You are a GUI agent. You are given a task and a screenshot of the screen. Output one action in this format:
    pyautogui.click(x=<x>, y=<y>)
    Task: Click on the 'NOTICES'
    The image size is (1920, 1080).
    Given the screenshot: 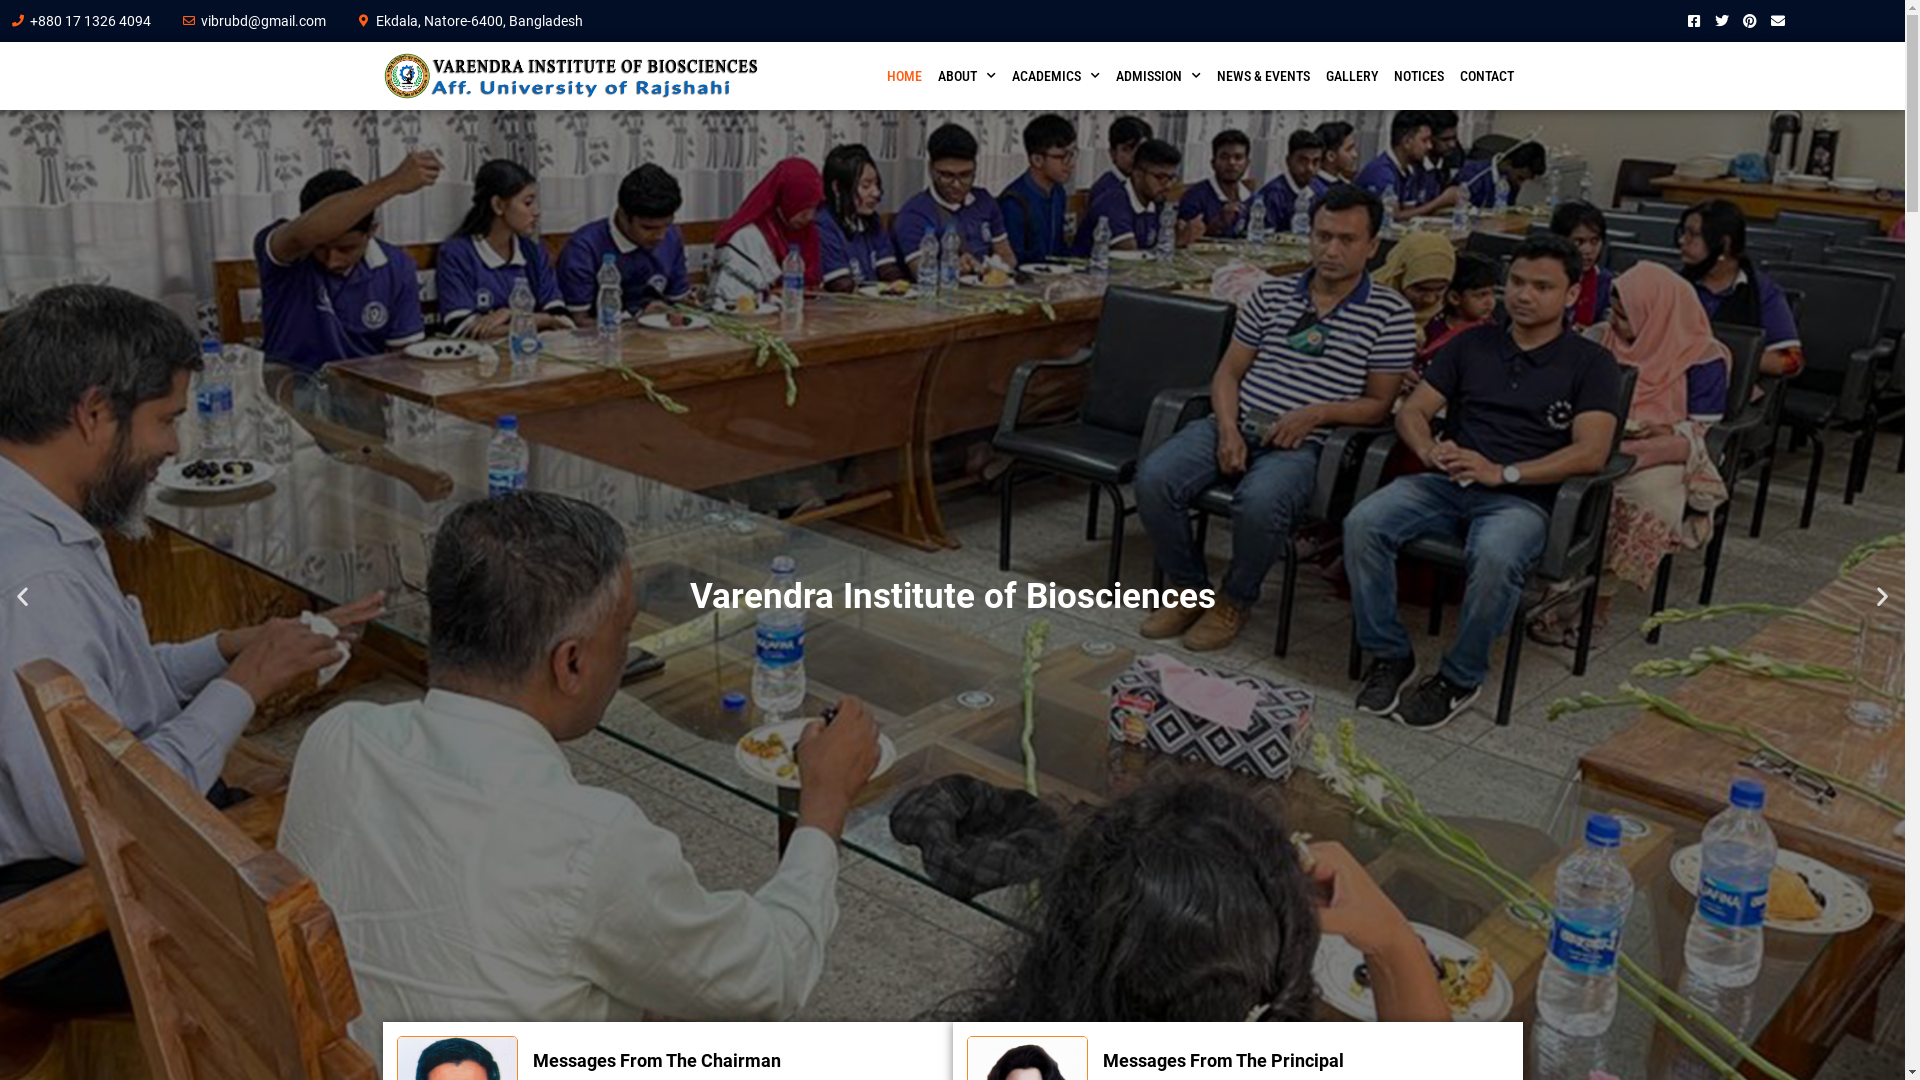 What is the action you would take?
    pyautogui.click(x=1385, y=75)
    